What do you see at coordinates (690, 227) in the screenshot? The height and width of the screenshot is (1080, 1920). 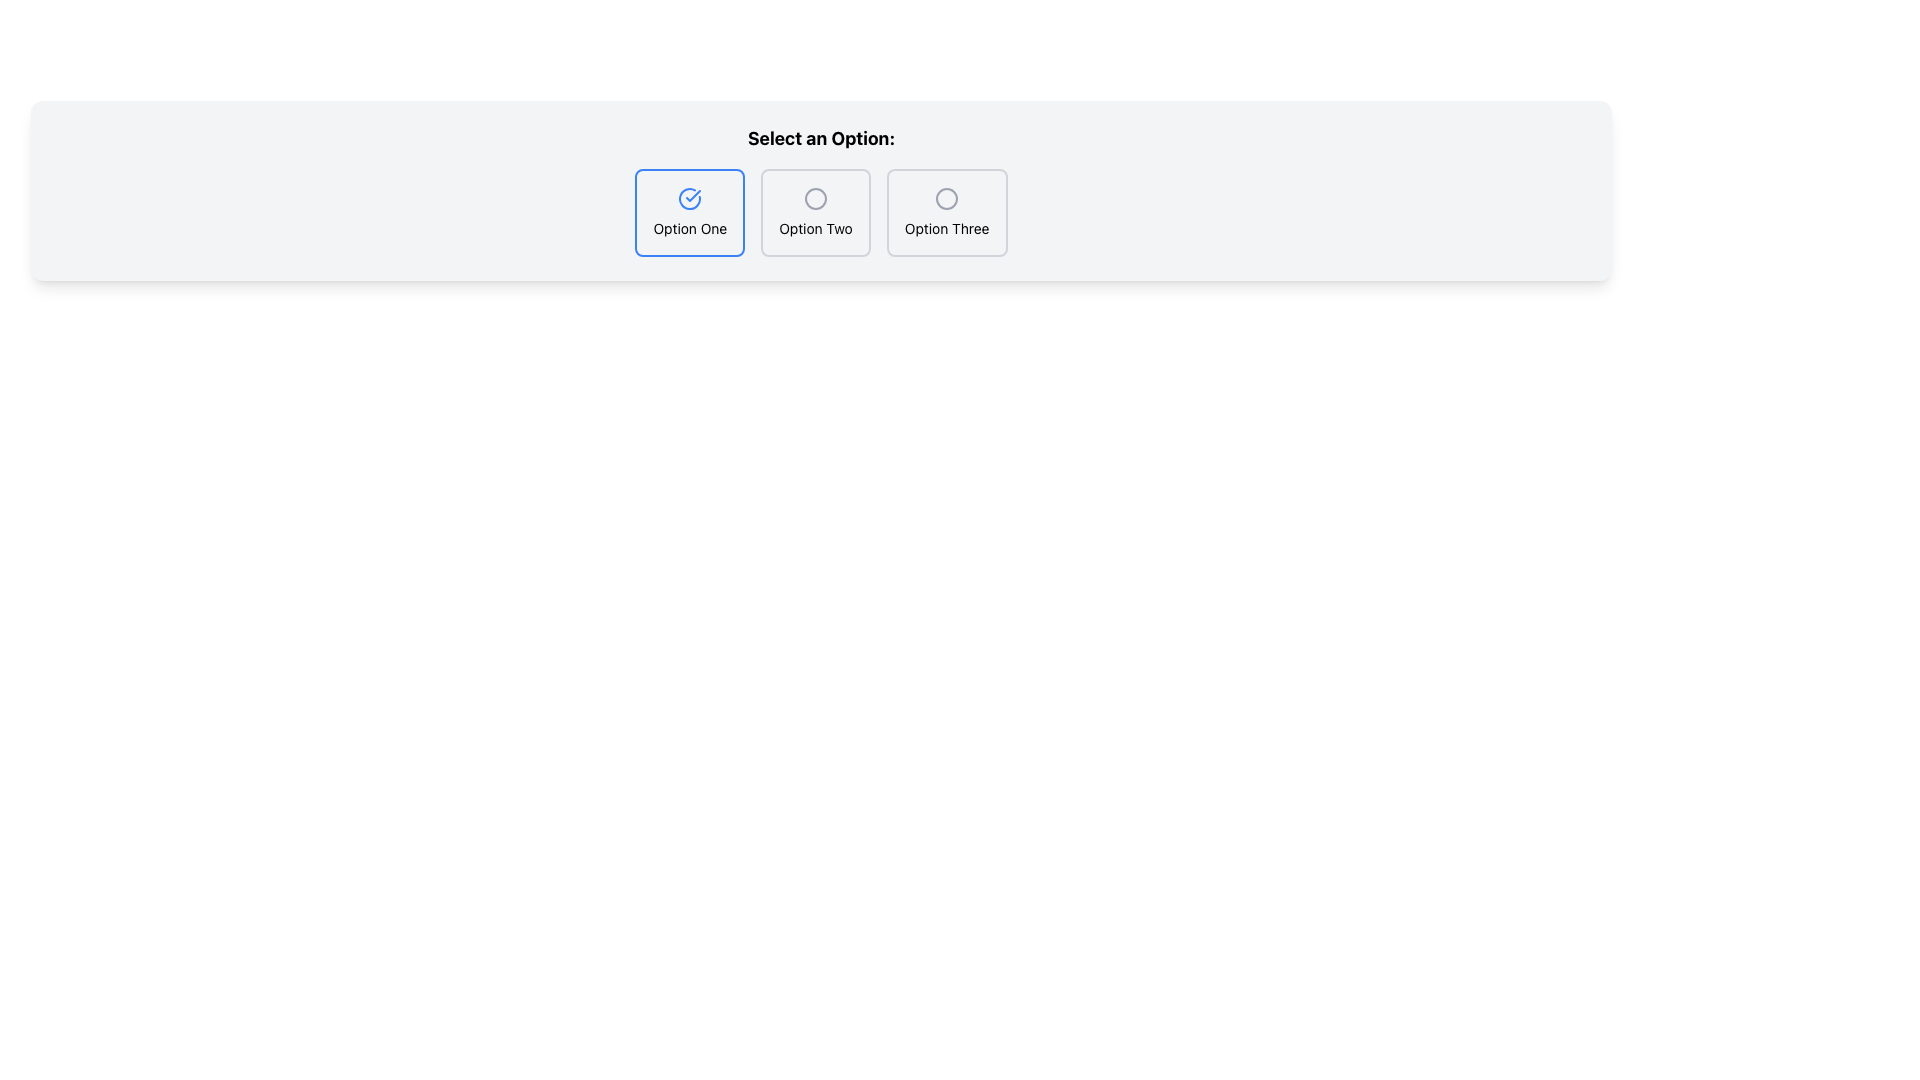 I see `the text label for 'Option One', which serves as a label for the first option button positioned below a blue check icon` at bounding box center [690, 227].